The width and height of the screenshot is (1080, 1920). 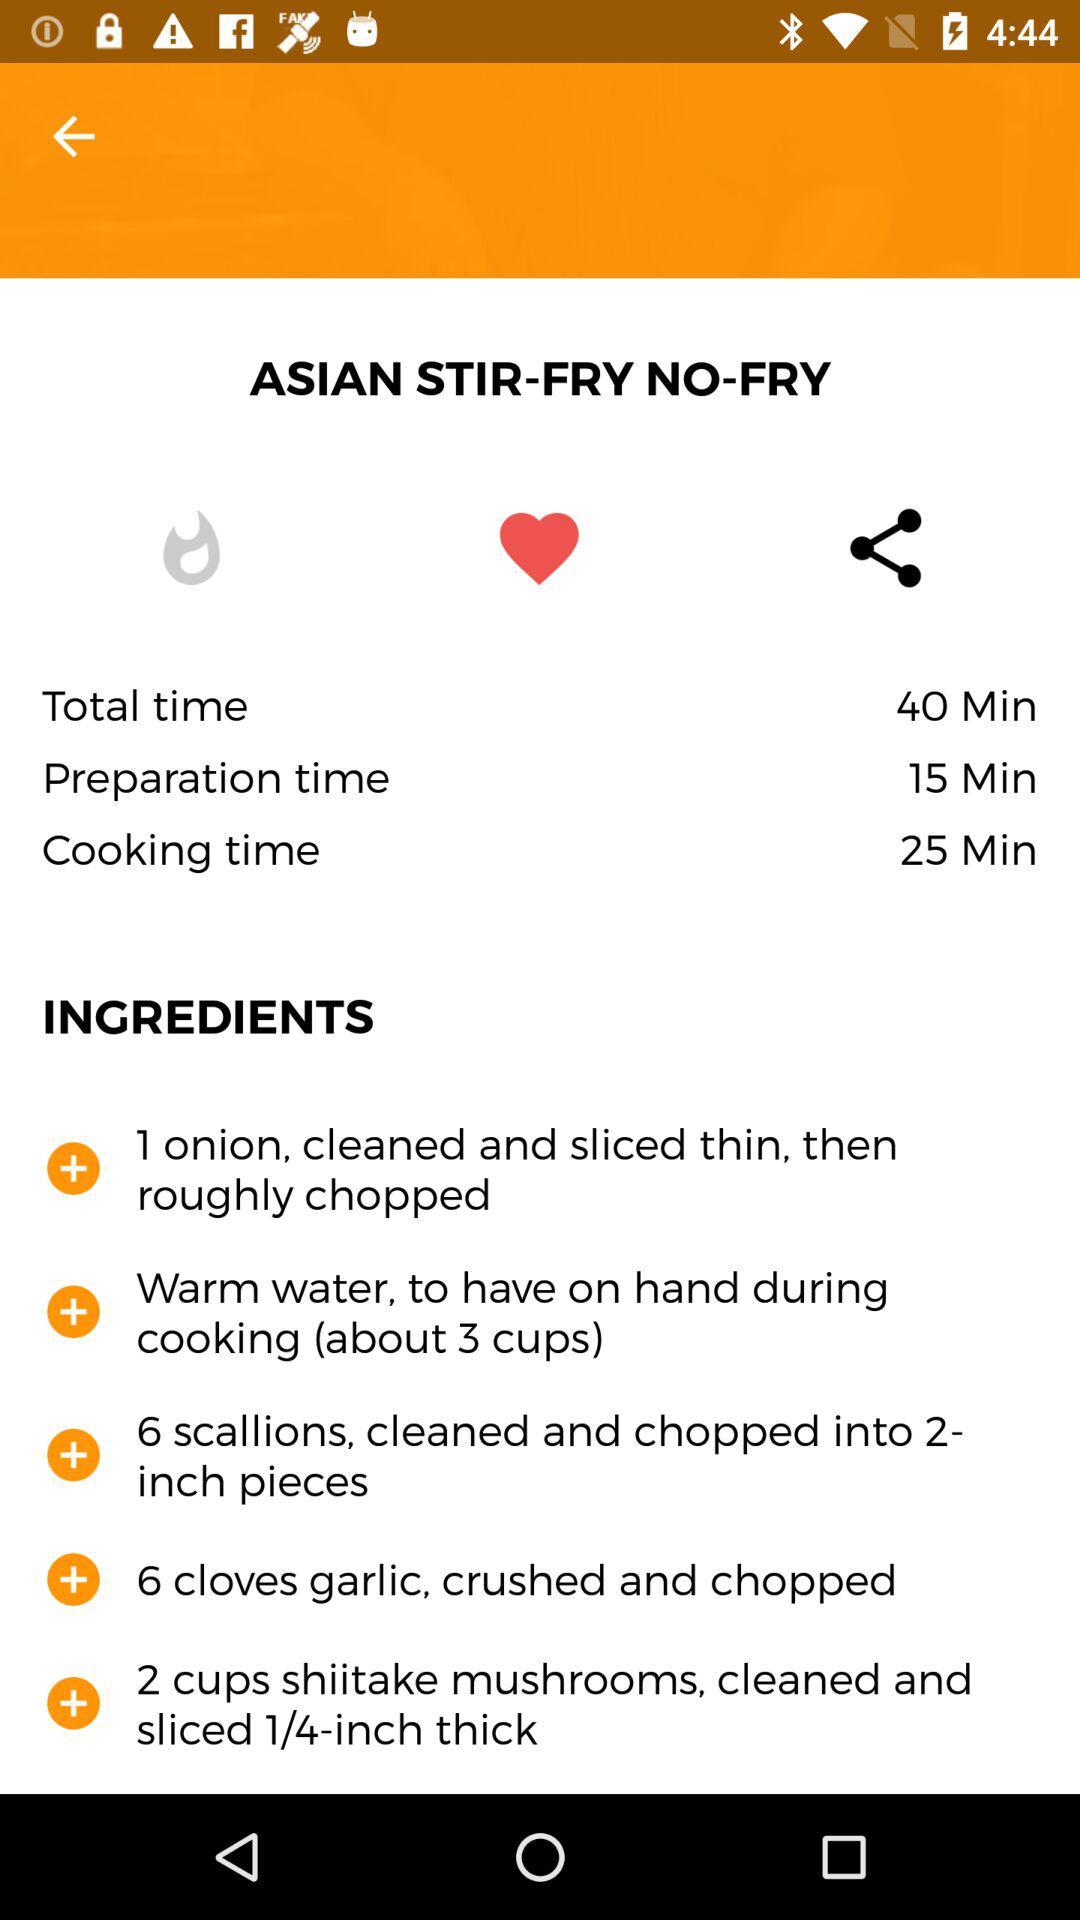 I want to click on the icon which is to the left of the favorite icon, so click(x=193, y=548).